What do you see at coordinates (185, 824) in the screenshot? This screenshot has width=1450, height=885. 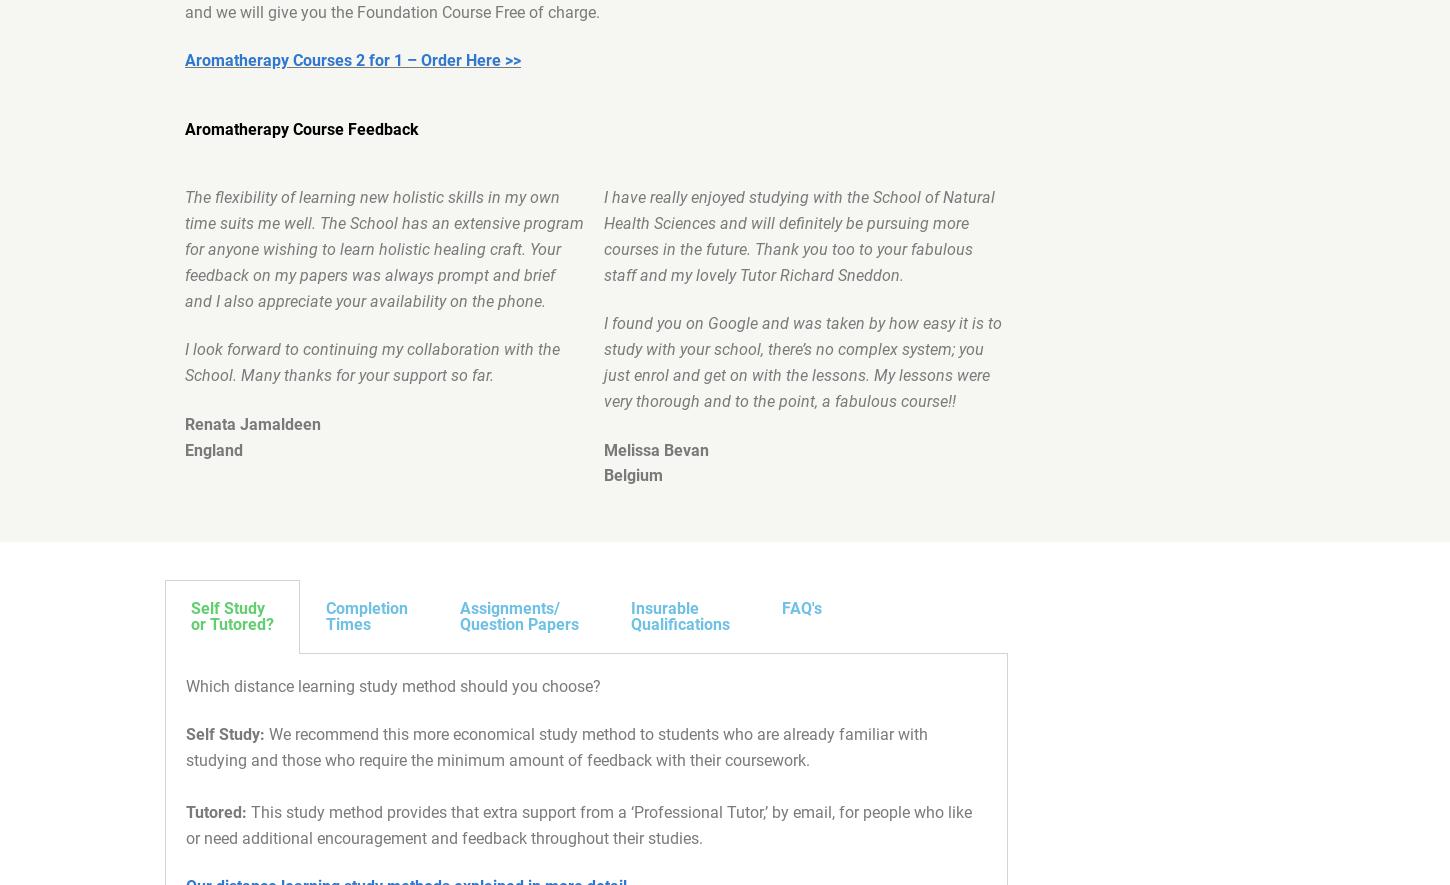 I see `'This study method provides that extra support from a ‘Professional Tutor,’ by email, for people who like or need additional encouragement and feedback throughout their studies.'` at bounding box center [185, 824].